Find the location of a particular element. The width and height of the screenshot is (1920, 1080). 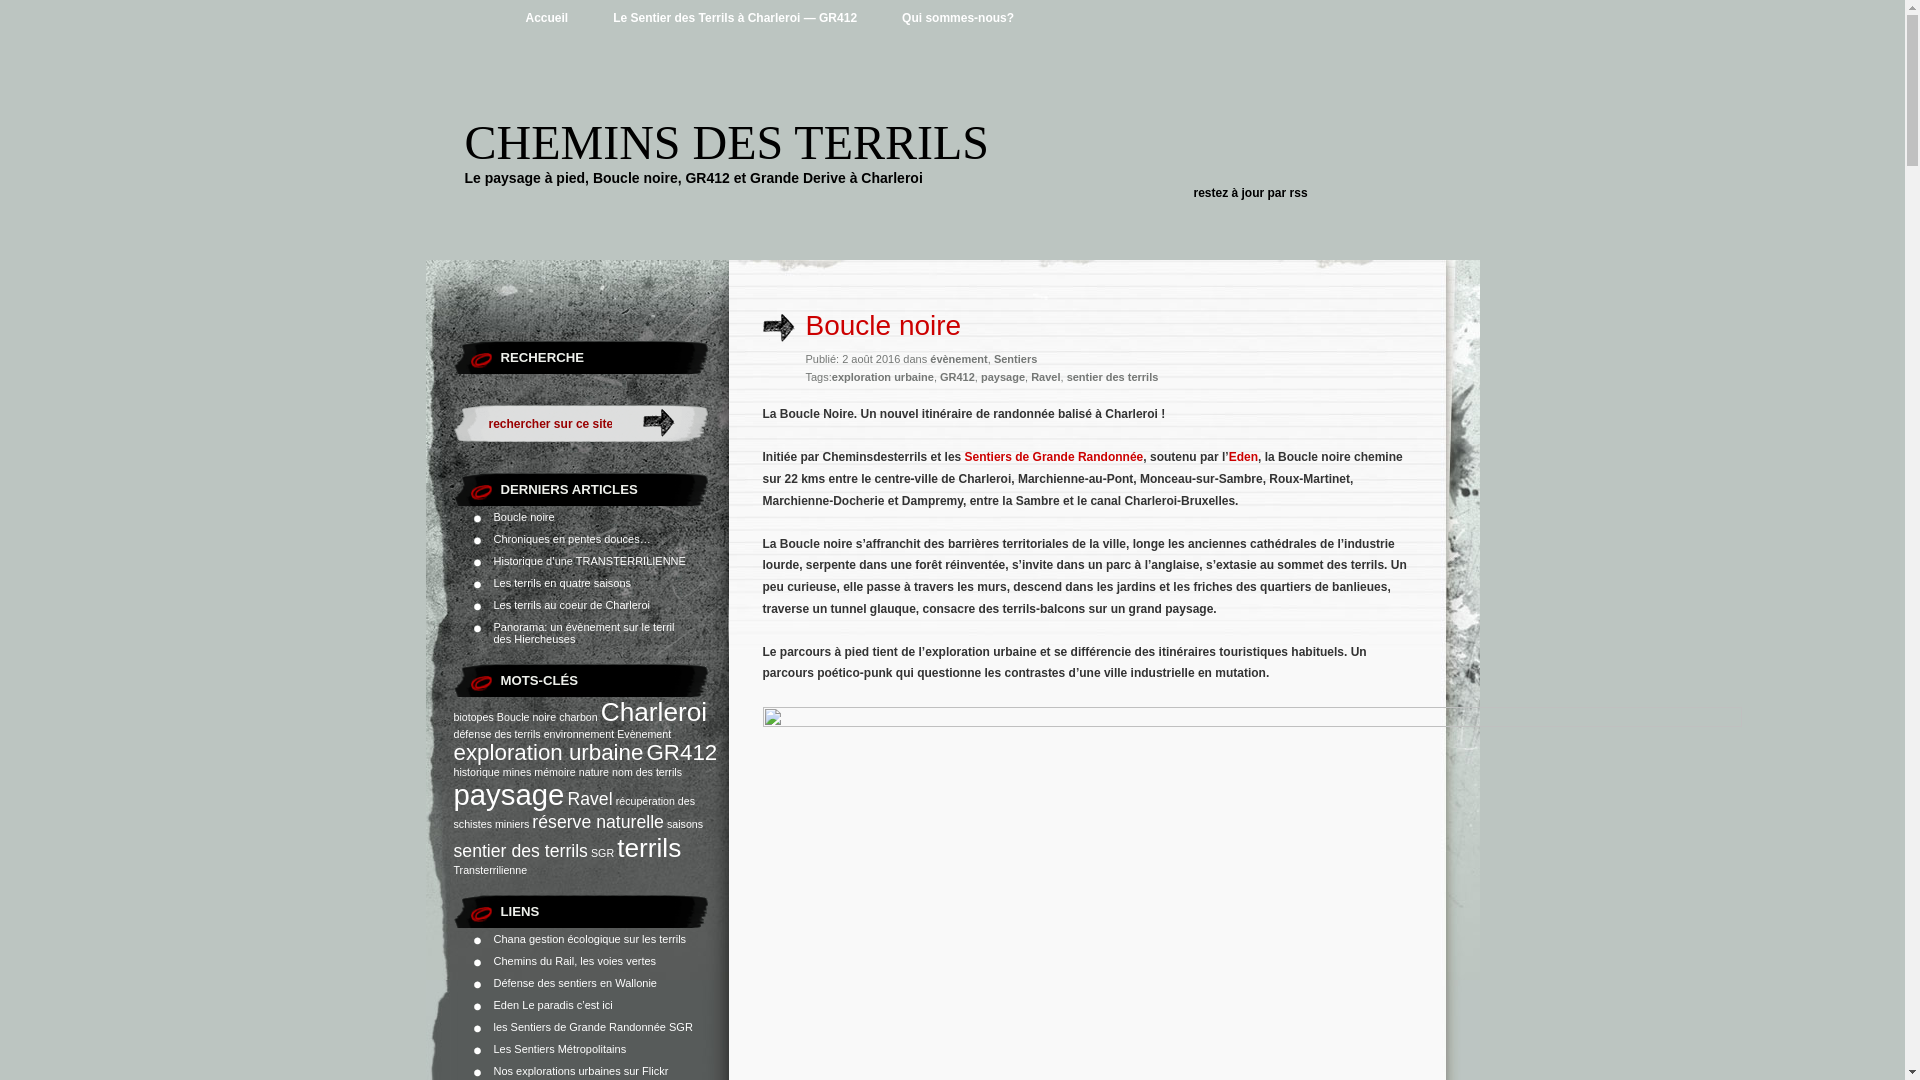

'CHEMINS DES TERRILS' is located at coordinates (725, 141).